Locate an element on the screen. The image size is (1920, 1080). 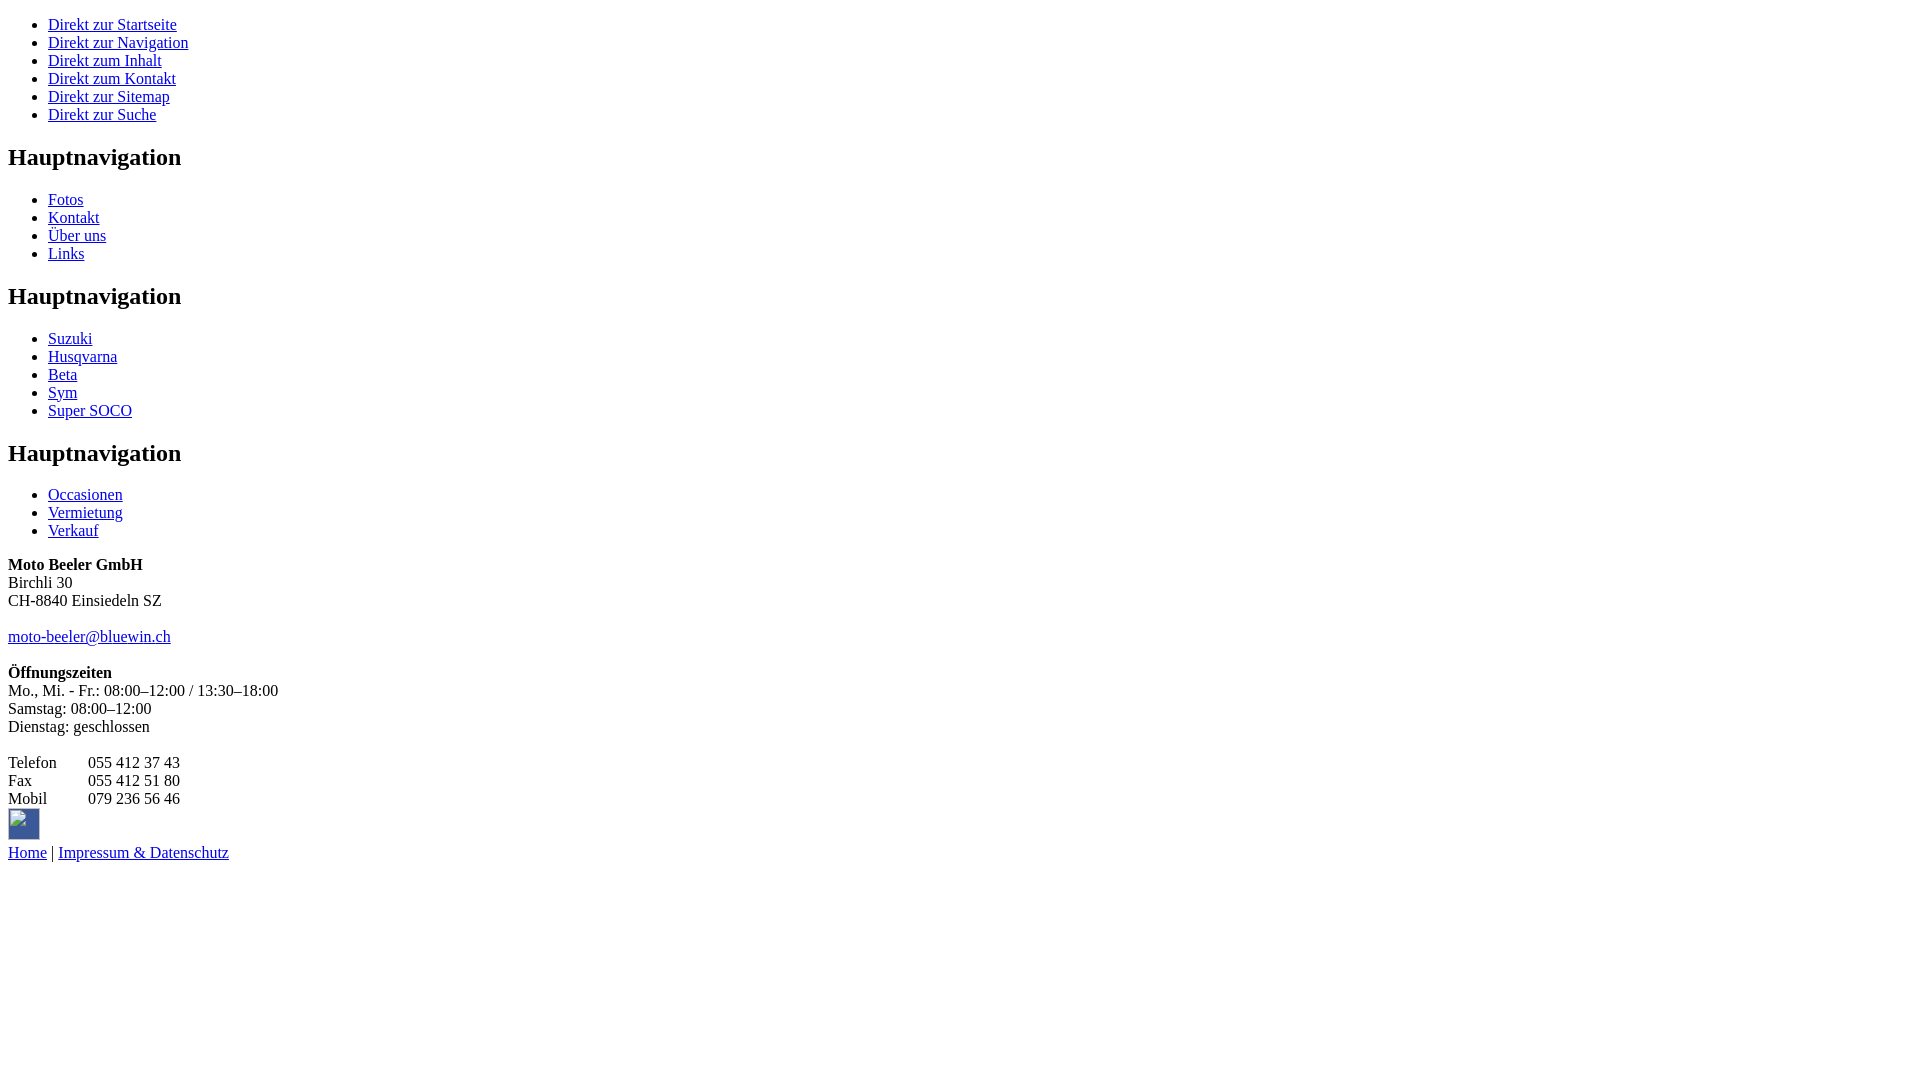
'Direkt zum Inhalt' is located at coordinates (104, 59).